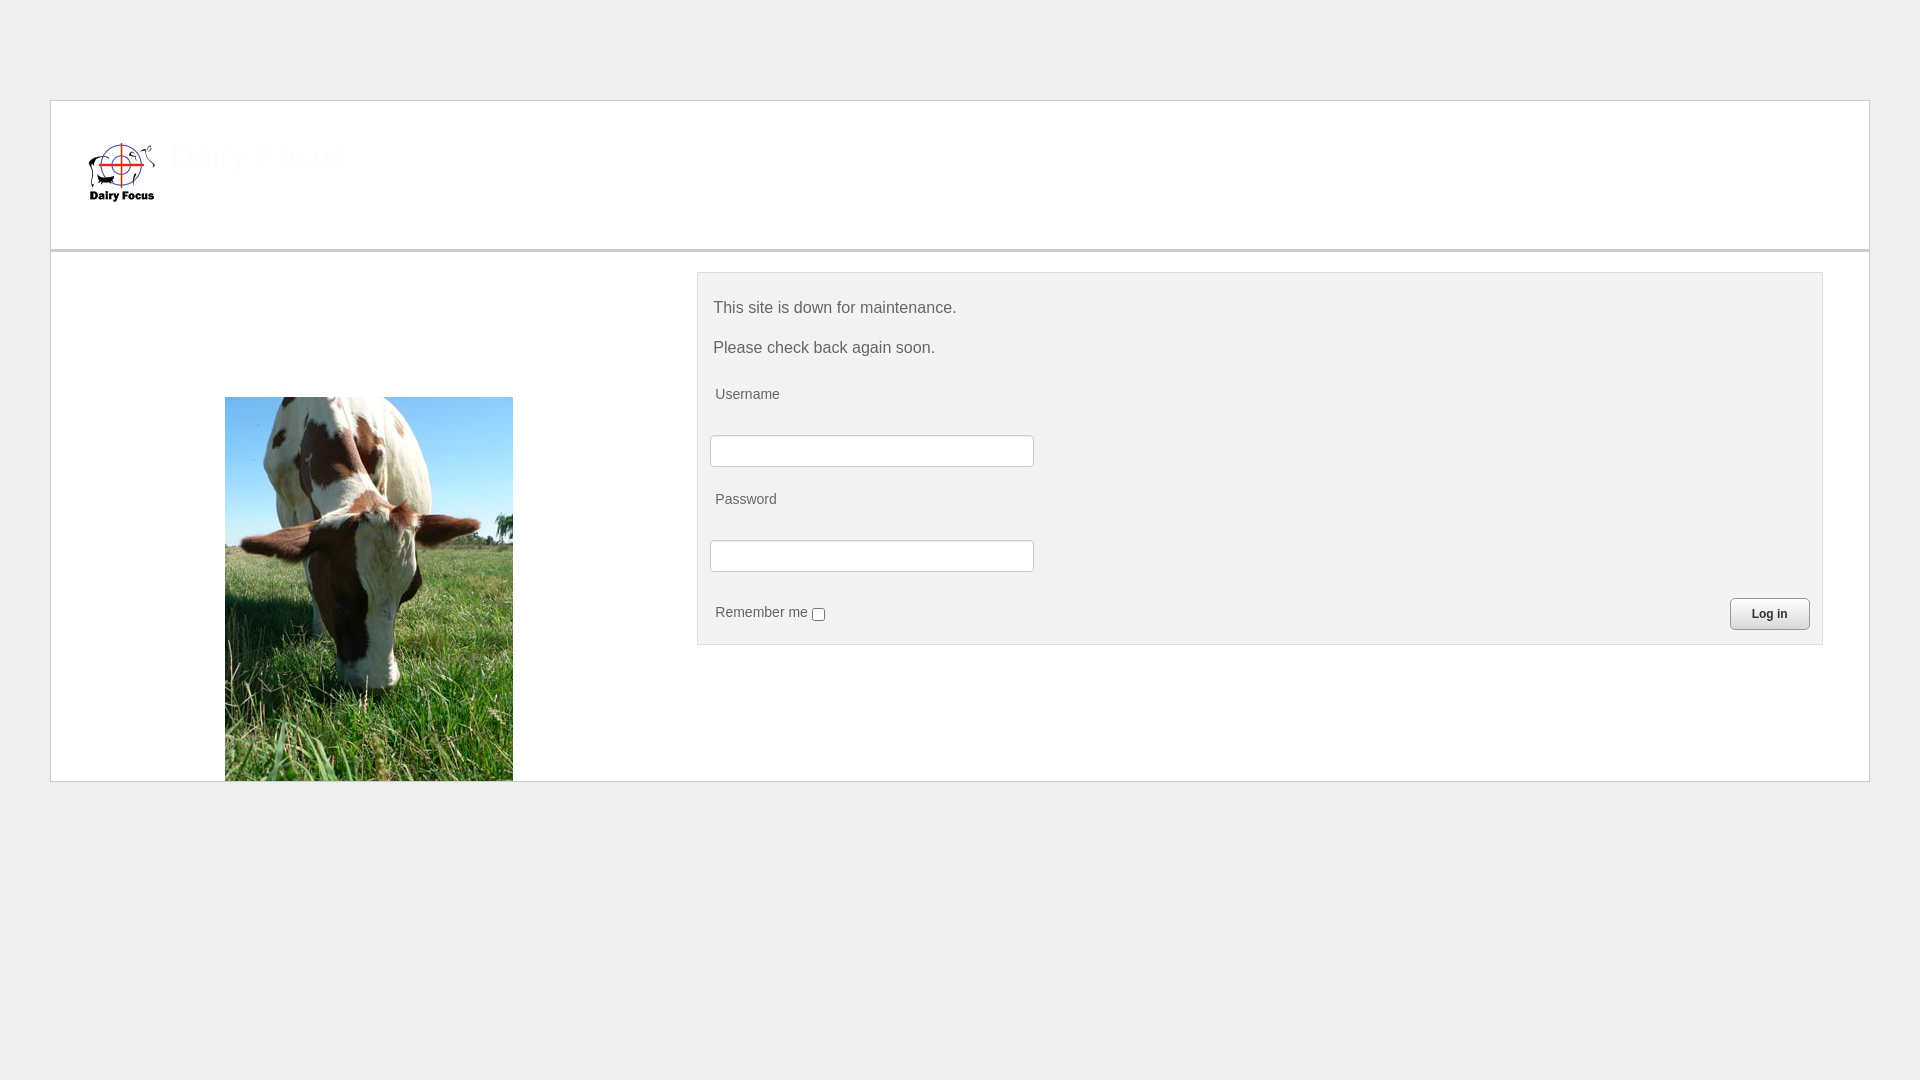  Describe the element at coordinates (1770, 612) in the screenshot. I see `'Log in'` at that location.